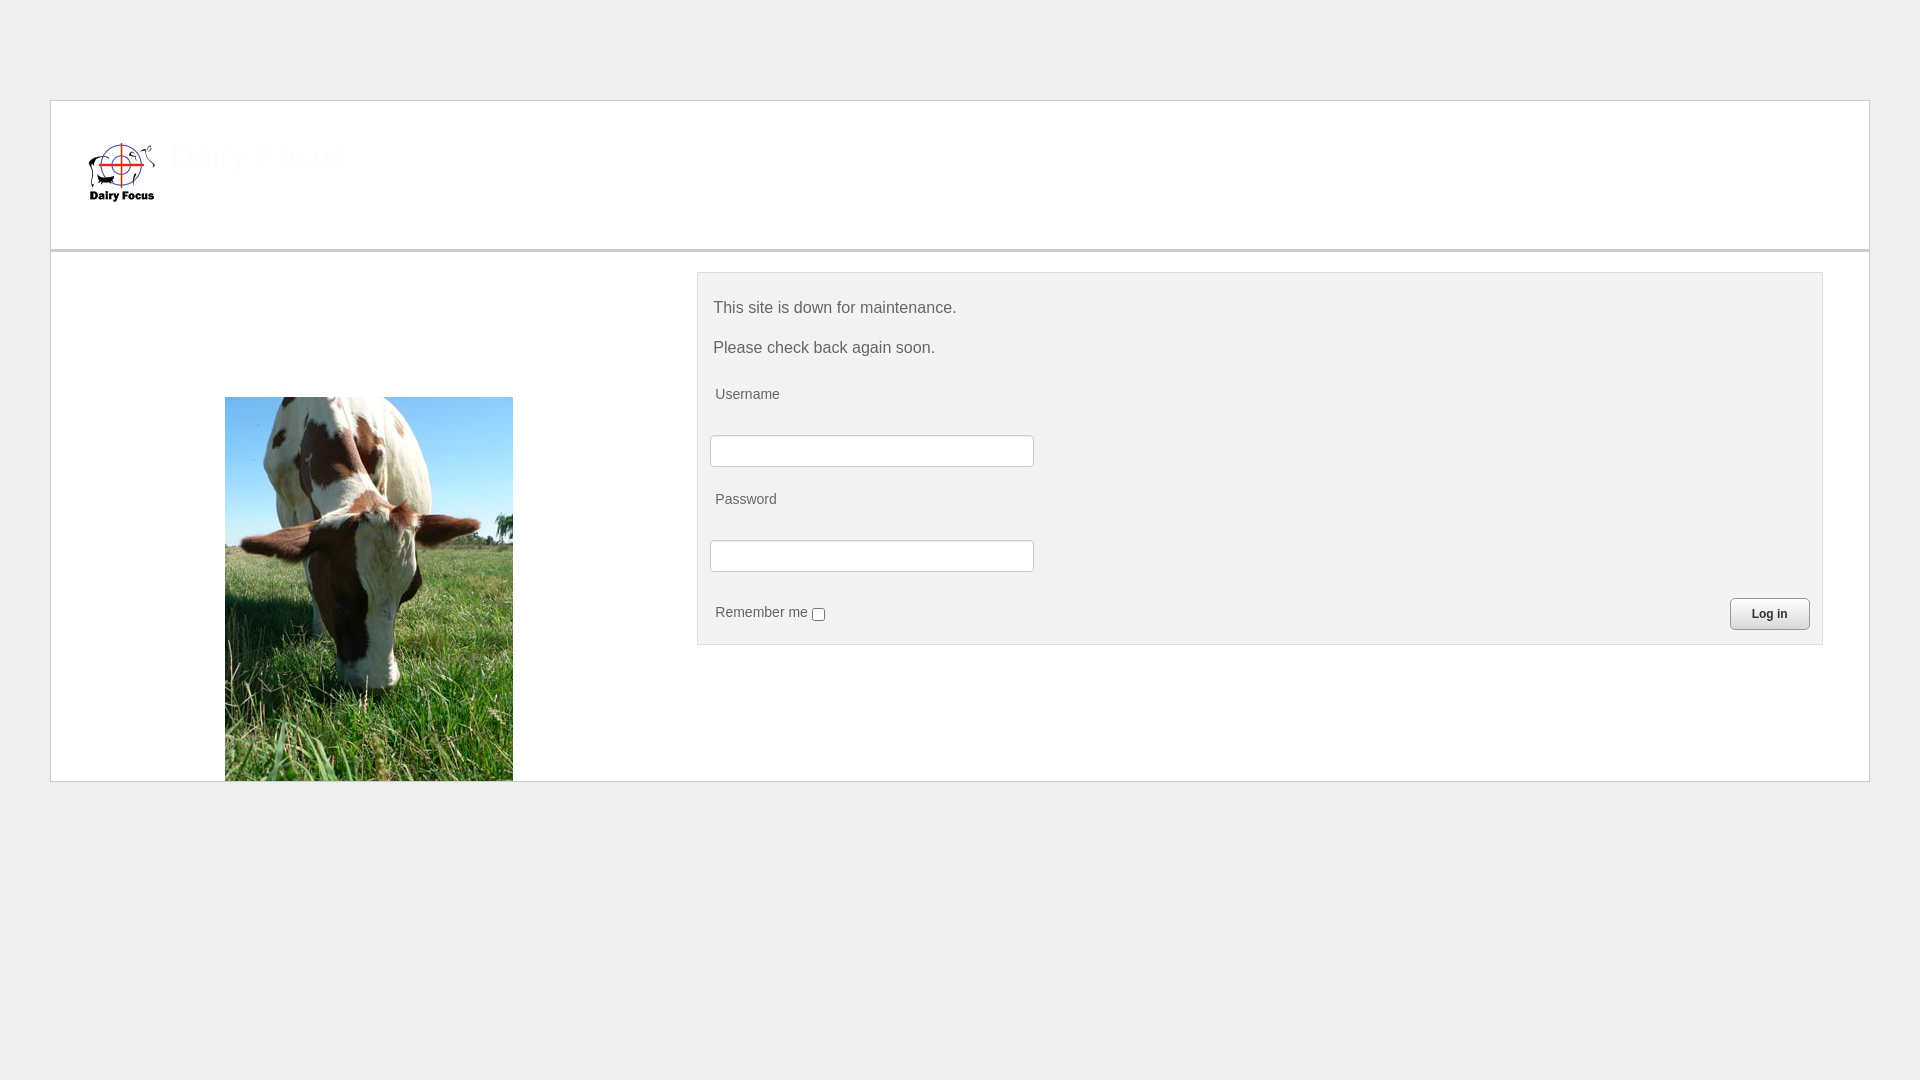  Describe the element at coordinates (1770, 612) in the screenshot. I see `'Log in'` at that location.